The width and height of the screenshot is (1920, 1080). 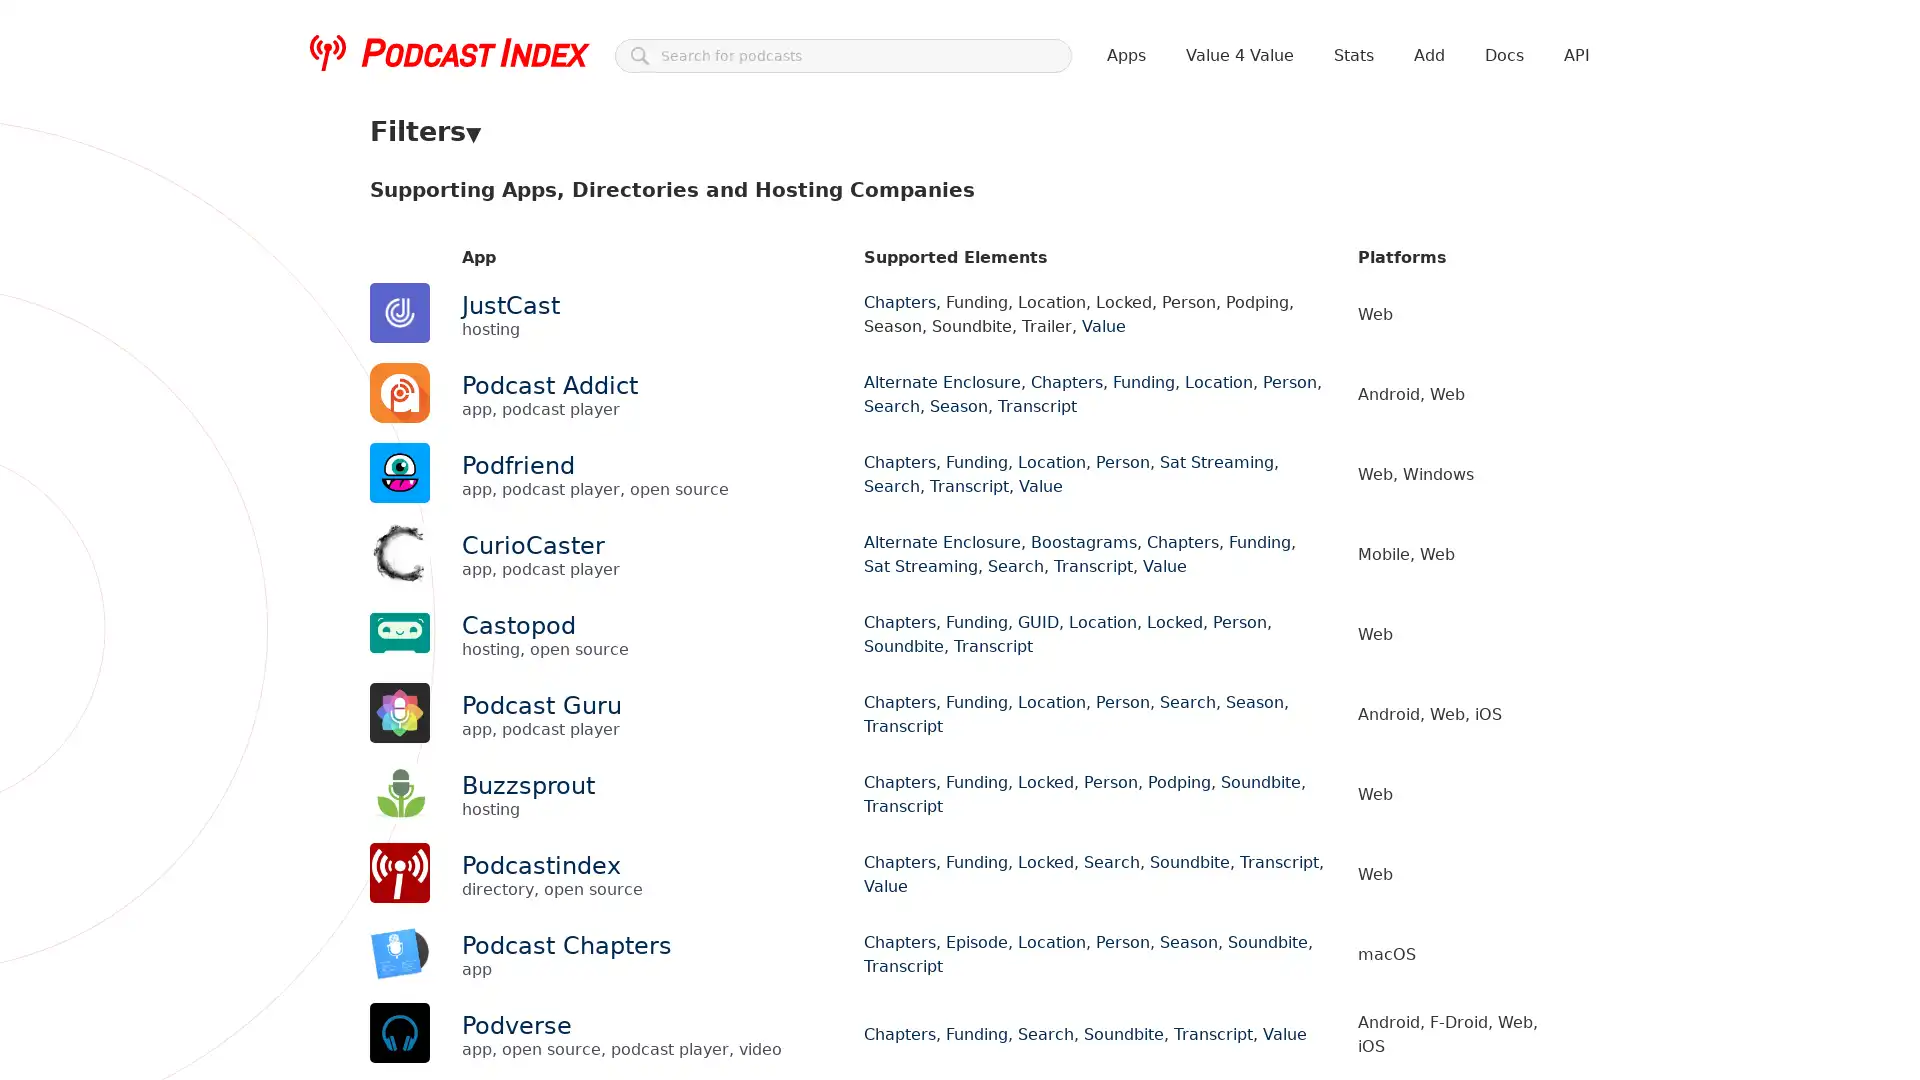 What do you see at coordinates (500, 302) in the screenshot?
I see `Alternate Enclosure` at bounding box center [500, 302].